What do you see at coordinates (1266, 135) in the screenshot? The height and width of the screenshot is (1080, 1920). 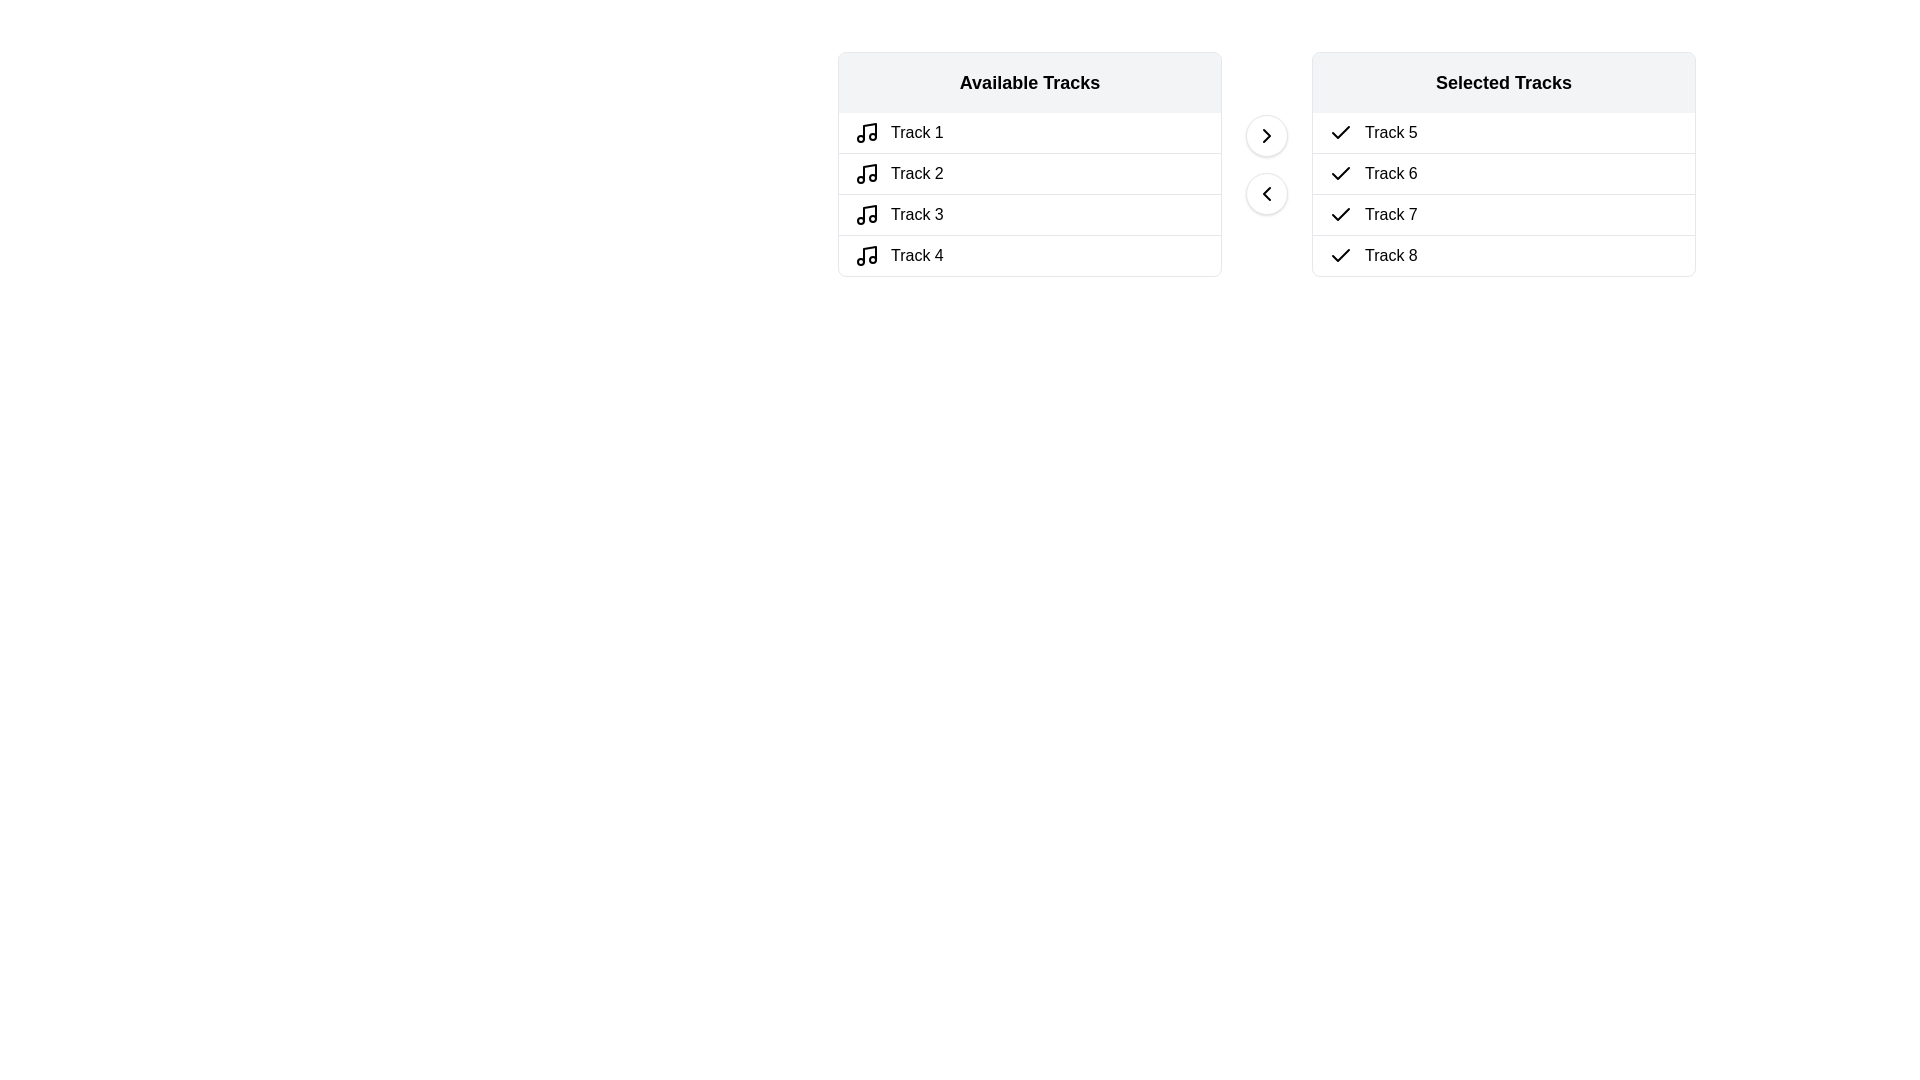 I see `the first circular button that transfers items from 'Available Tracks' to 'Selected Tracks' to observe interactive feedback` at bounding box center [1266, 135].